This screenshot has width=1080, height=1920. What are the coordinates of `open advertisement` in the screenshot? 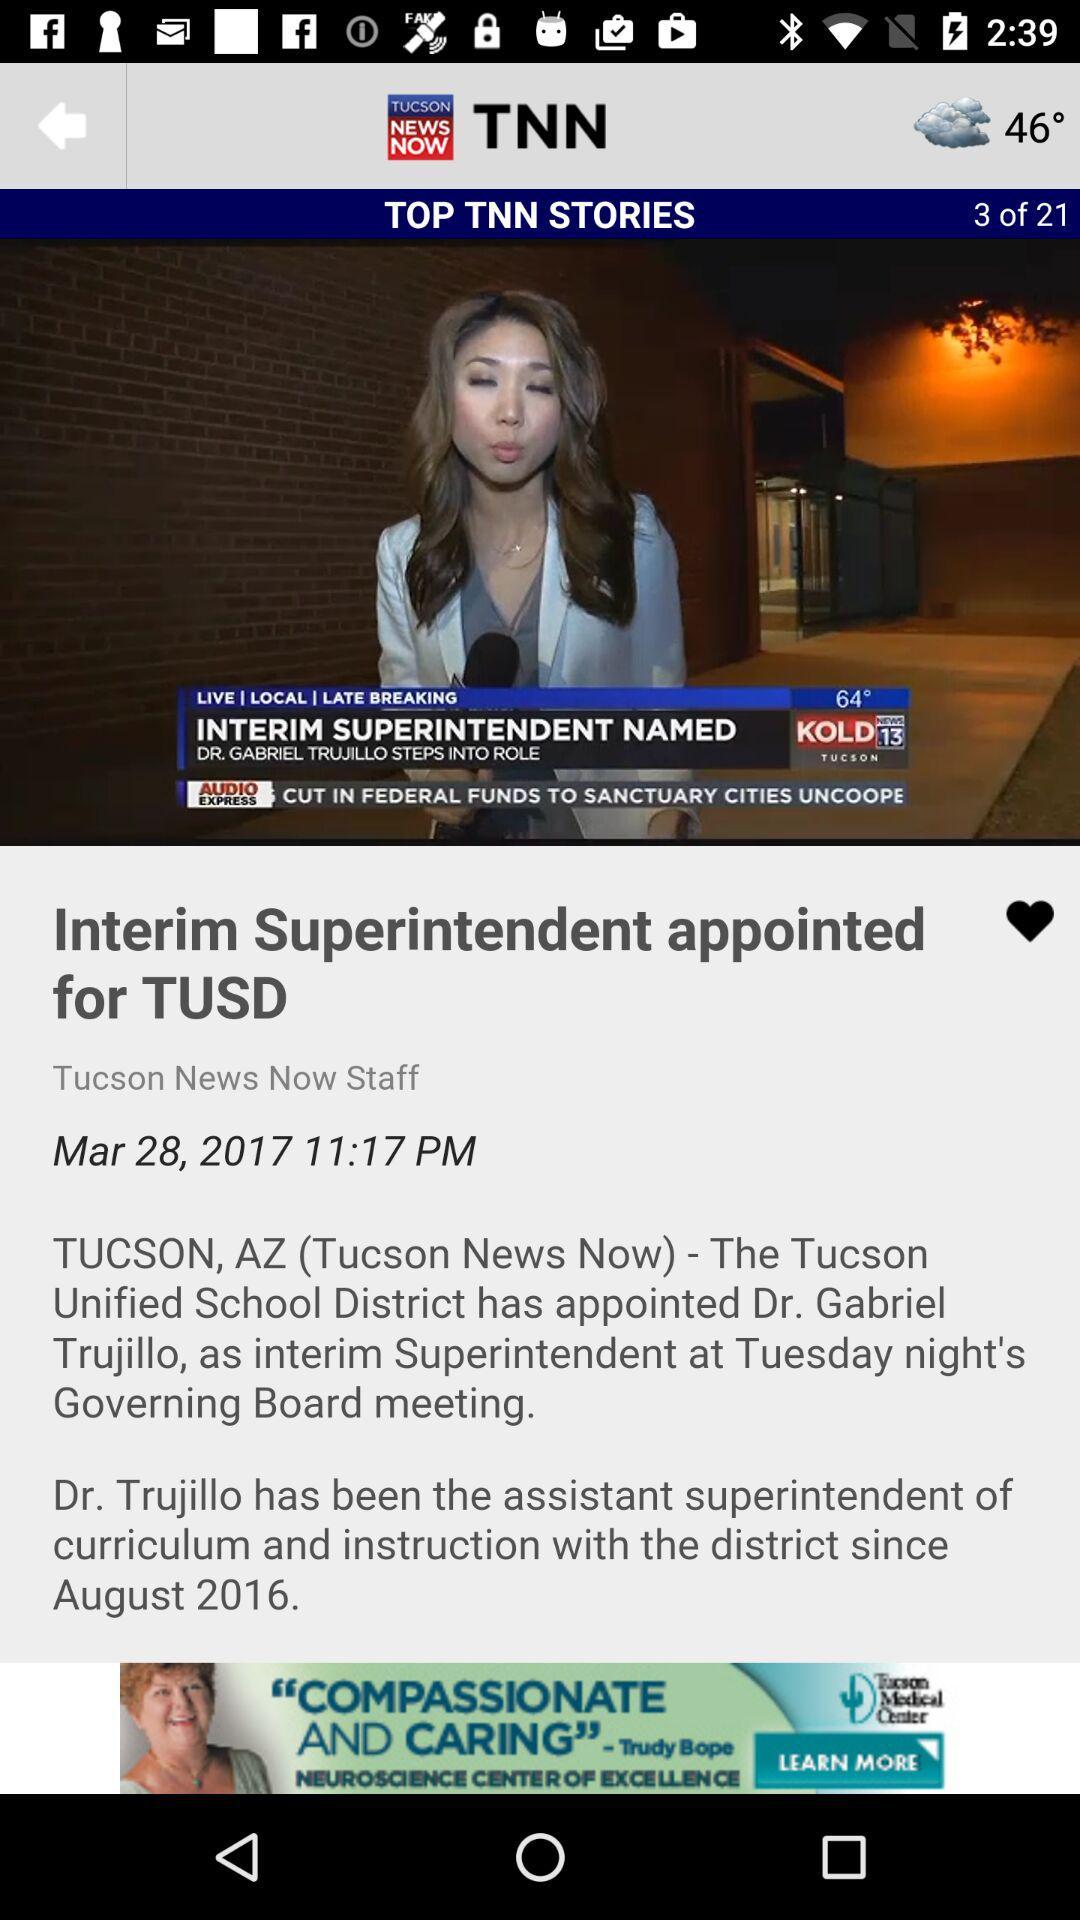 It's located at (540, 1727).